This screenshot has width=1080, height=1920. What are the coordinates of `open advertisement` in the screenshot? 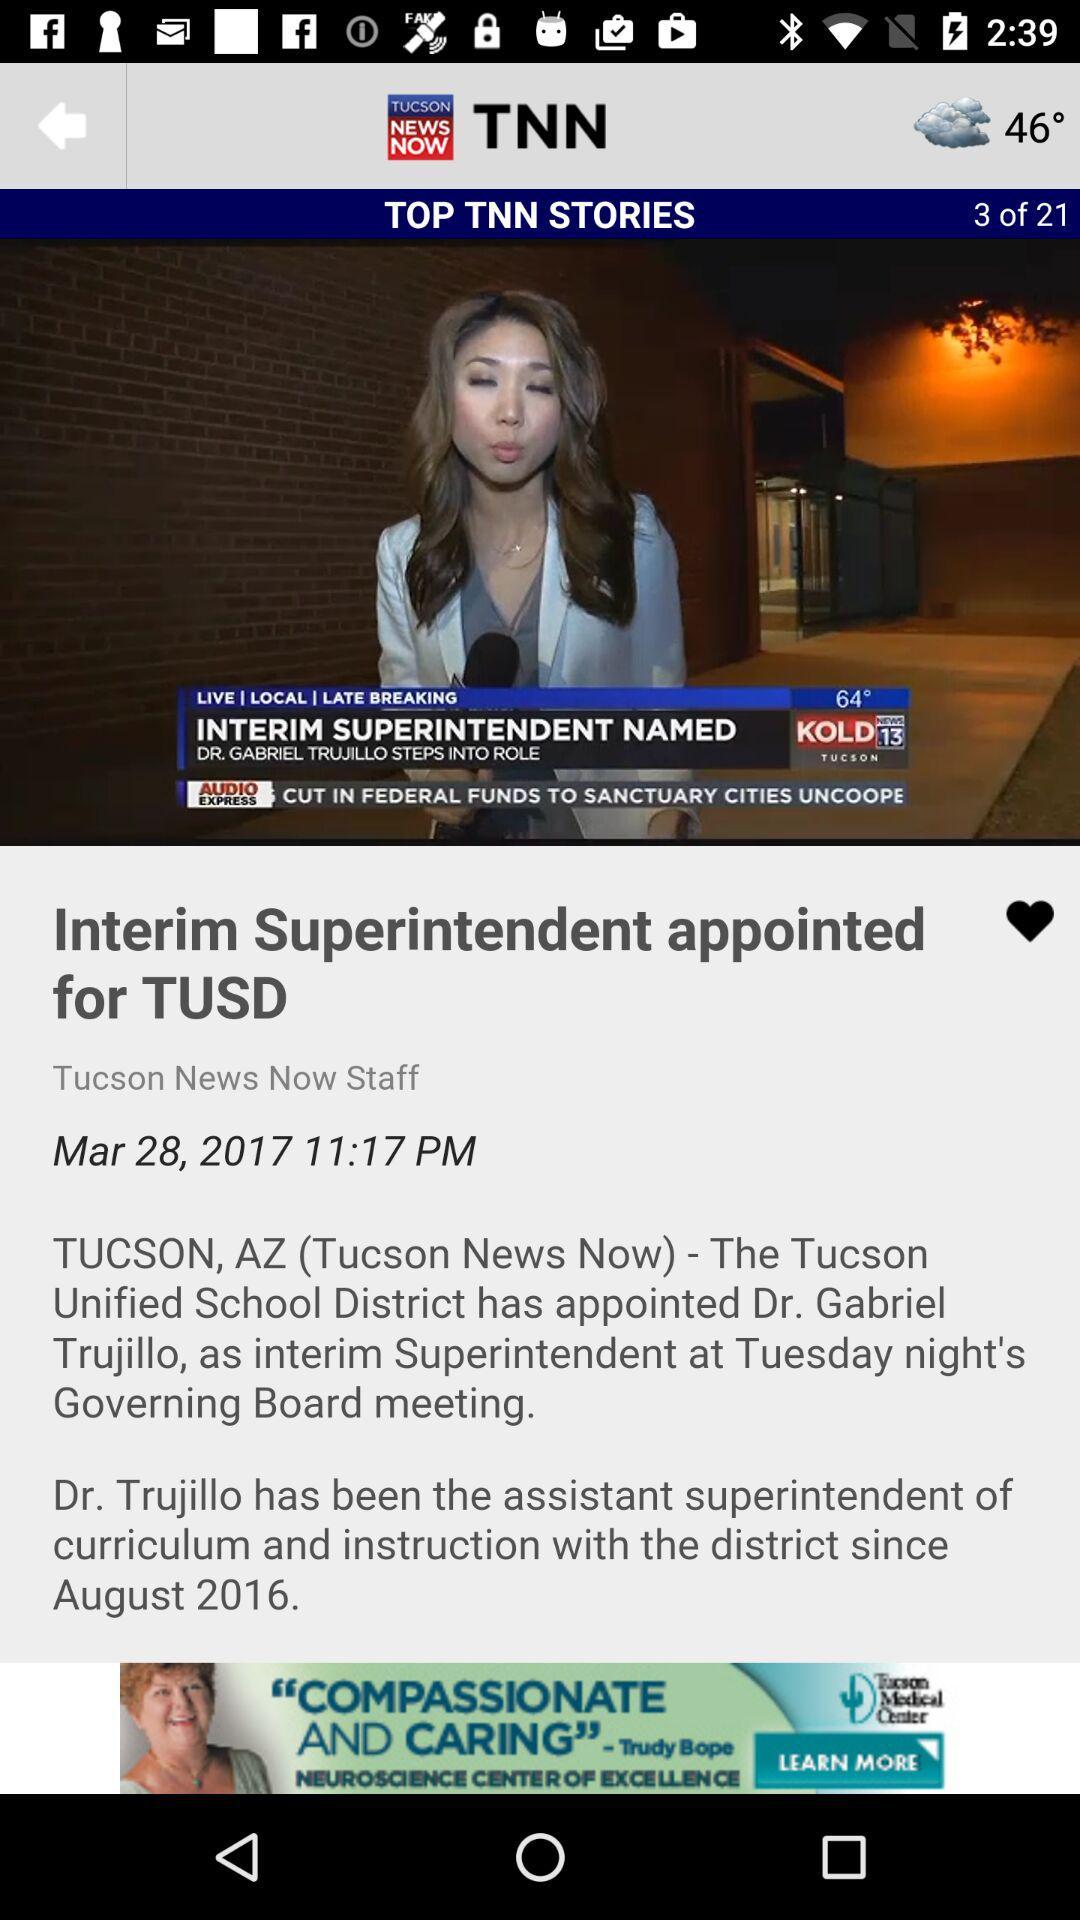 It's located at (540, 1727).